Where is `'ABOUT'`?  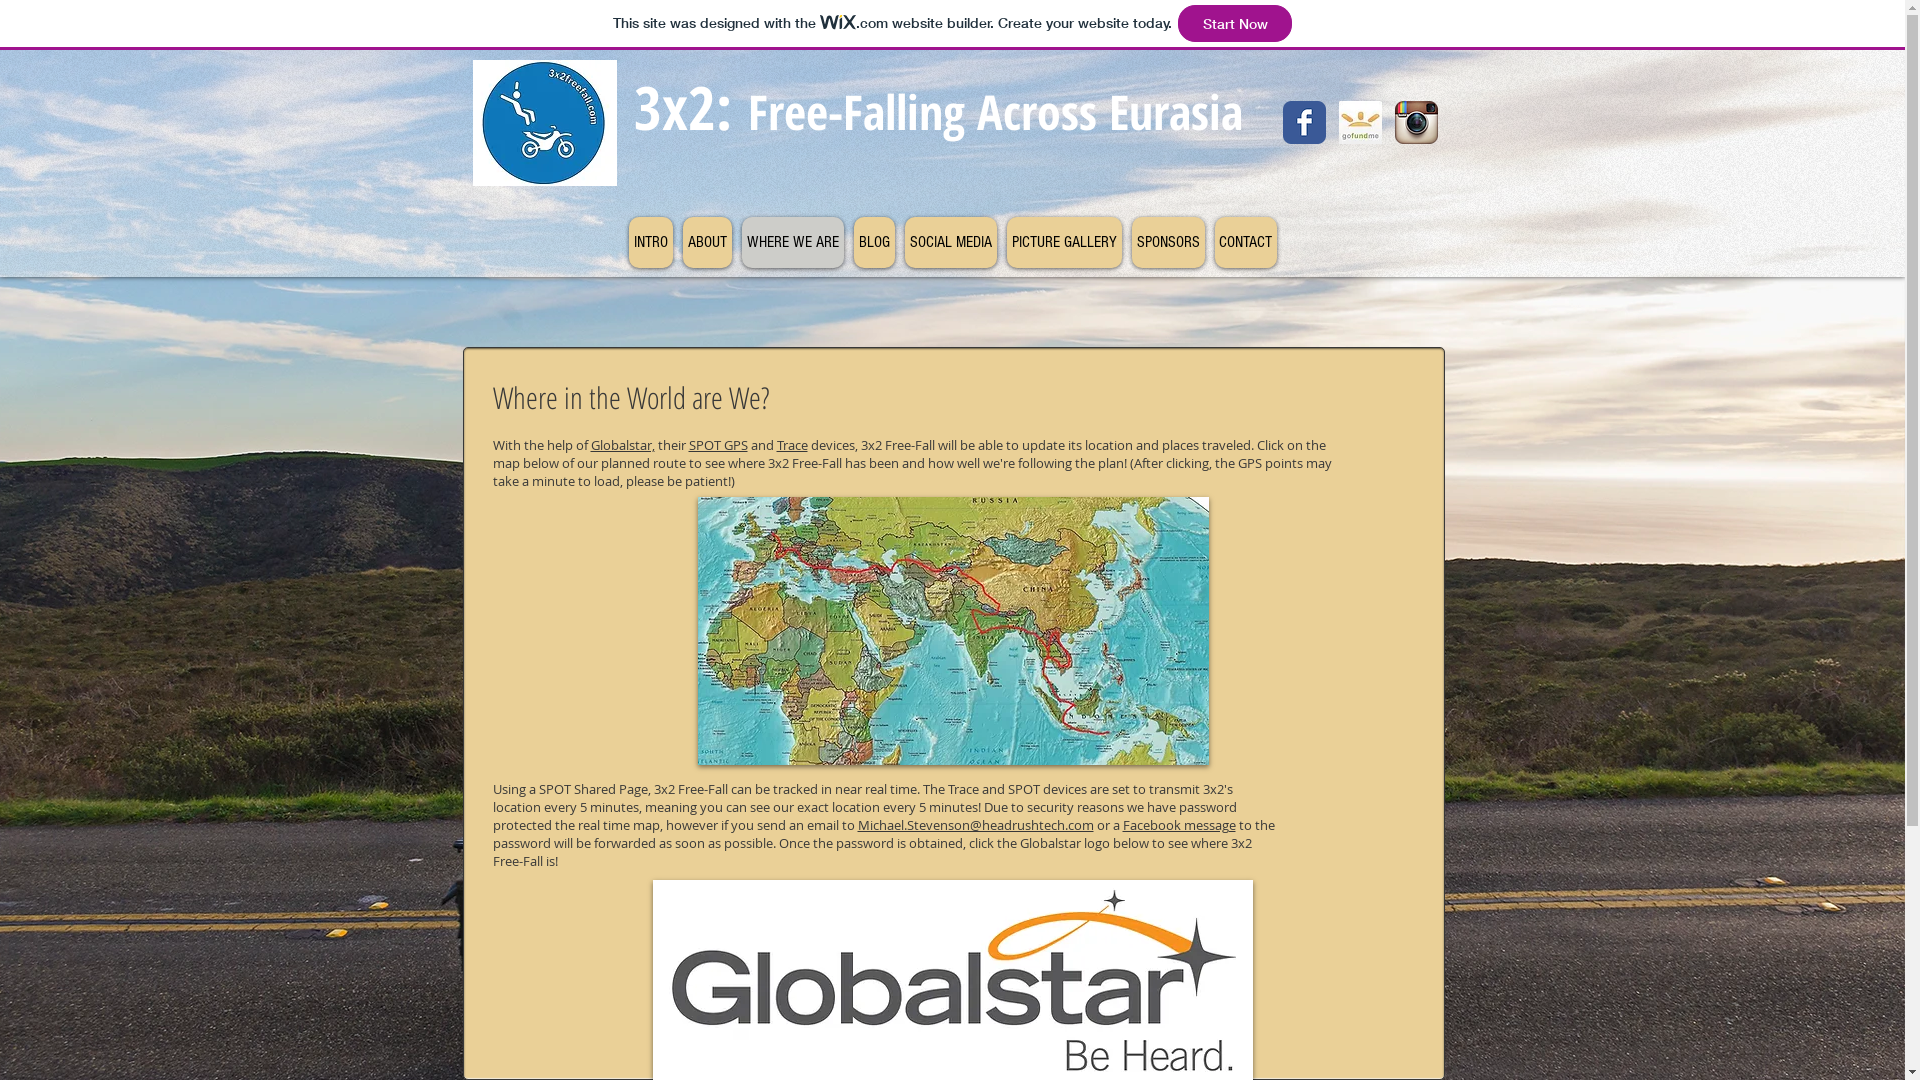
'ABOUT' is located at coordinates (681, 241).